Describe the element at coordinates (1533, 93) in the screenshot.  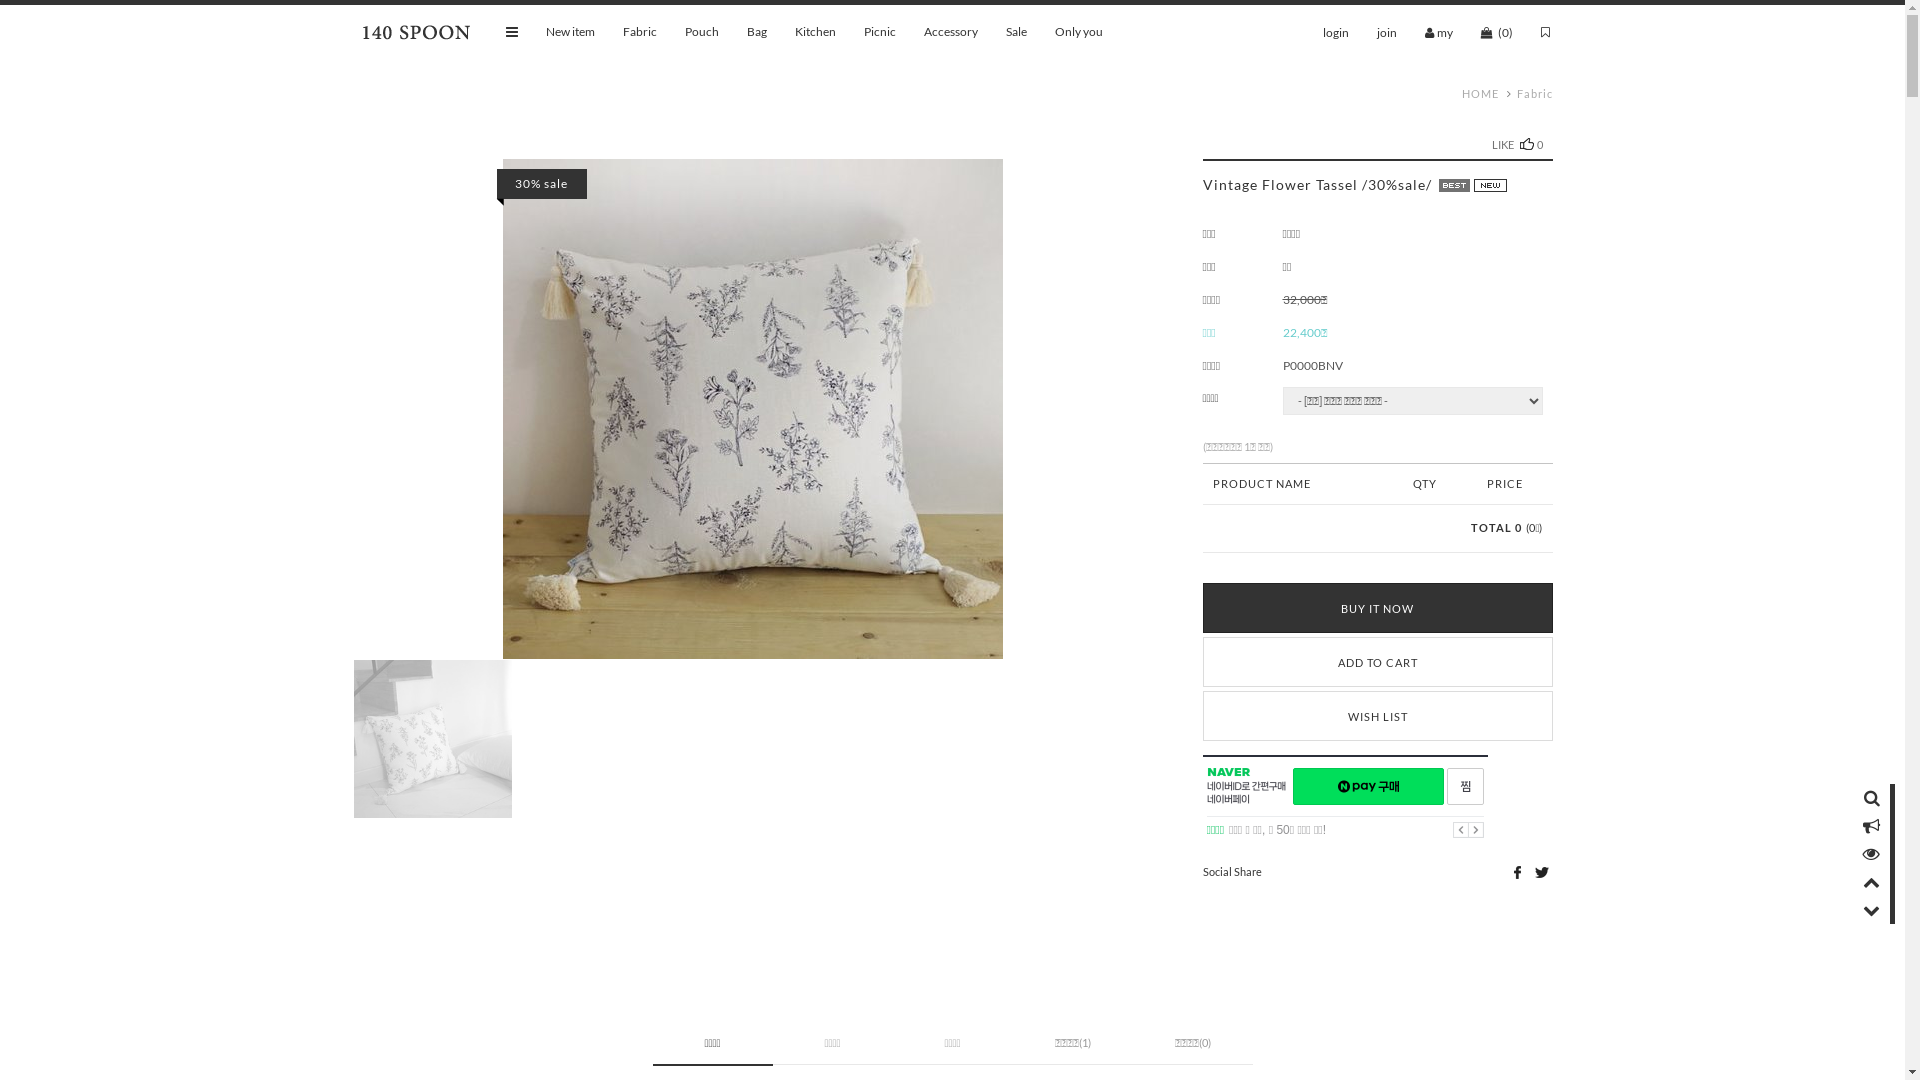
I see `'Fabric'` at that location.